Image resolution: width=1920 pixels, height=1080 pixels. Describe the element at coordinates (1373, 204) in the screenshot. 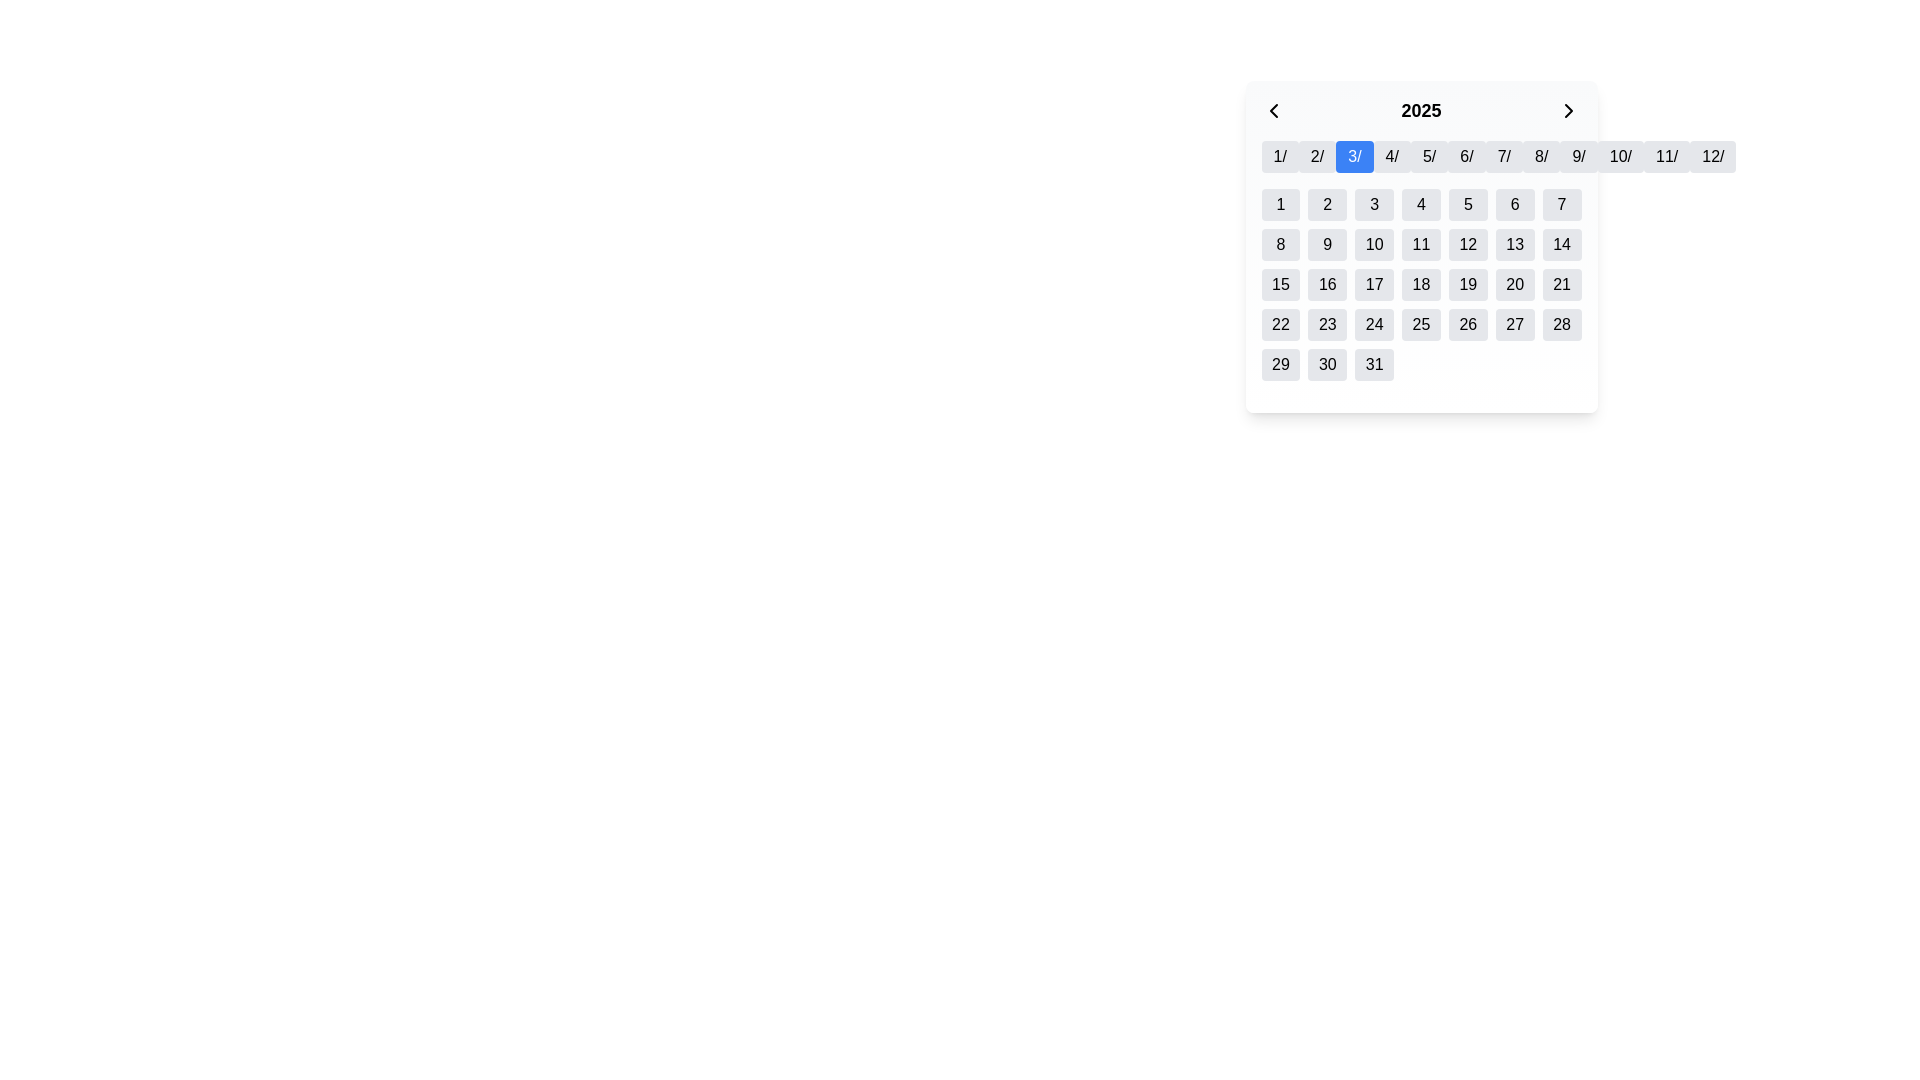

I see `the button containing the digit '3' in a light gray background, which is the third button in the first row of a calendar grid for March 2025` at that location.